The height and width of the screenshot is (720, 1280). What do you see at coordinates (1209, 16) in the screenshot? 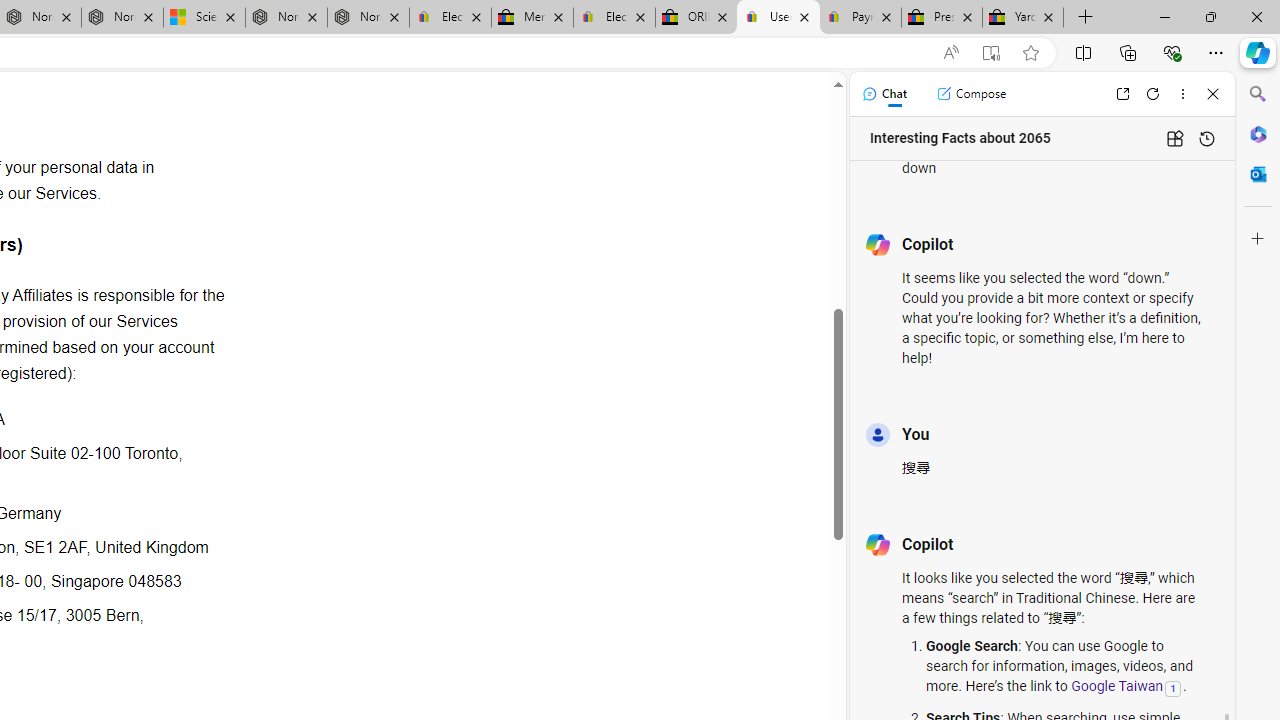
I see `'Restore'` at bounding box center [1209, 16].